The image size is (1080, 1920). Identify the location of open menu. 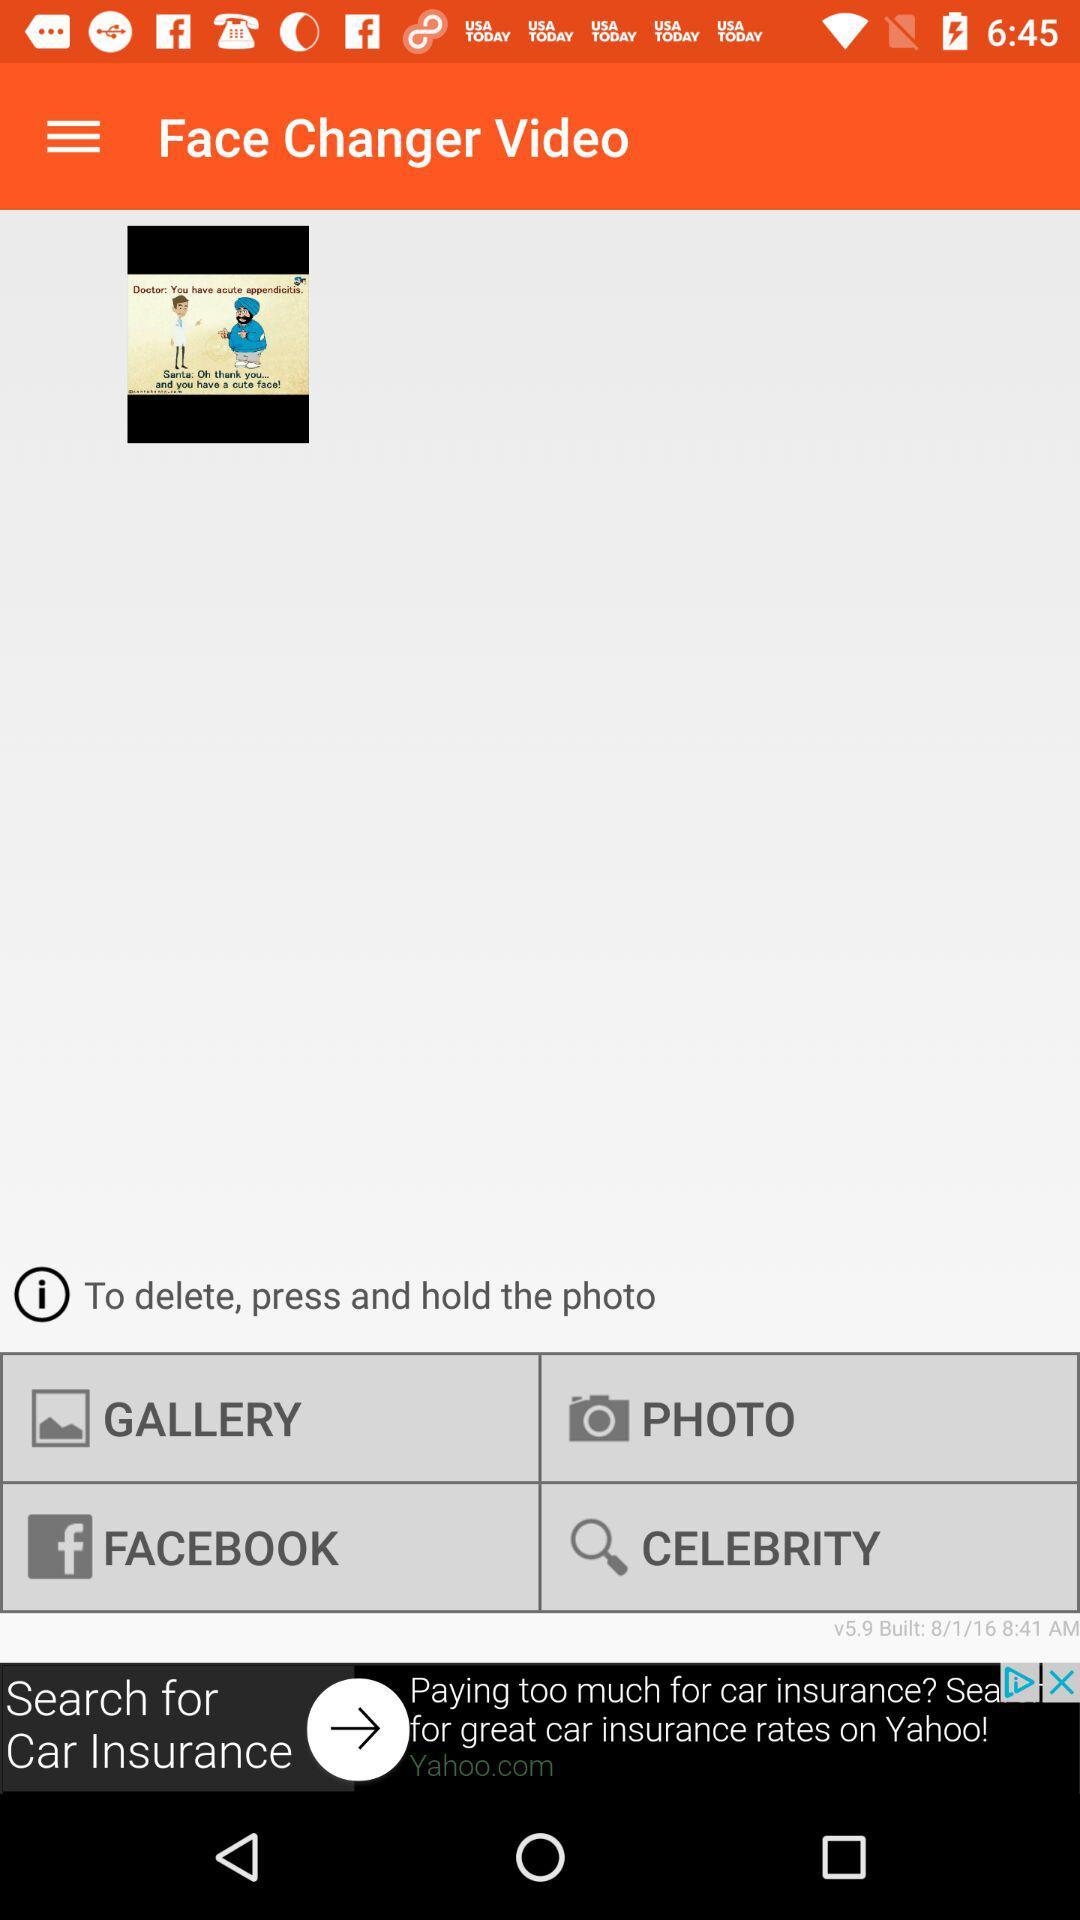
(72, 135).